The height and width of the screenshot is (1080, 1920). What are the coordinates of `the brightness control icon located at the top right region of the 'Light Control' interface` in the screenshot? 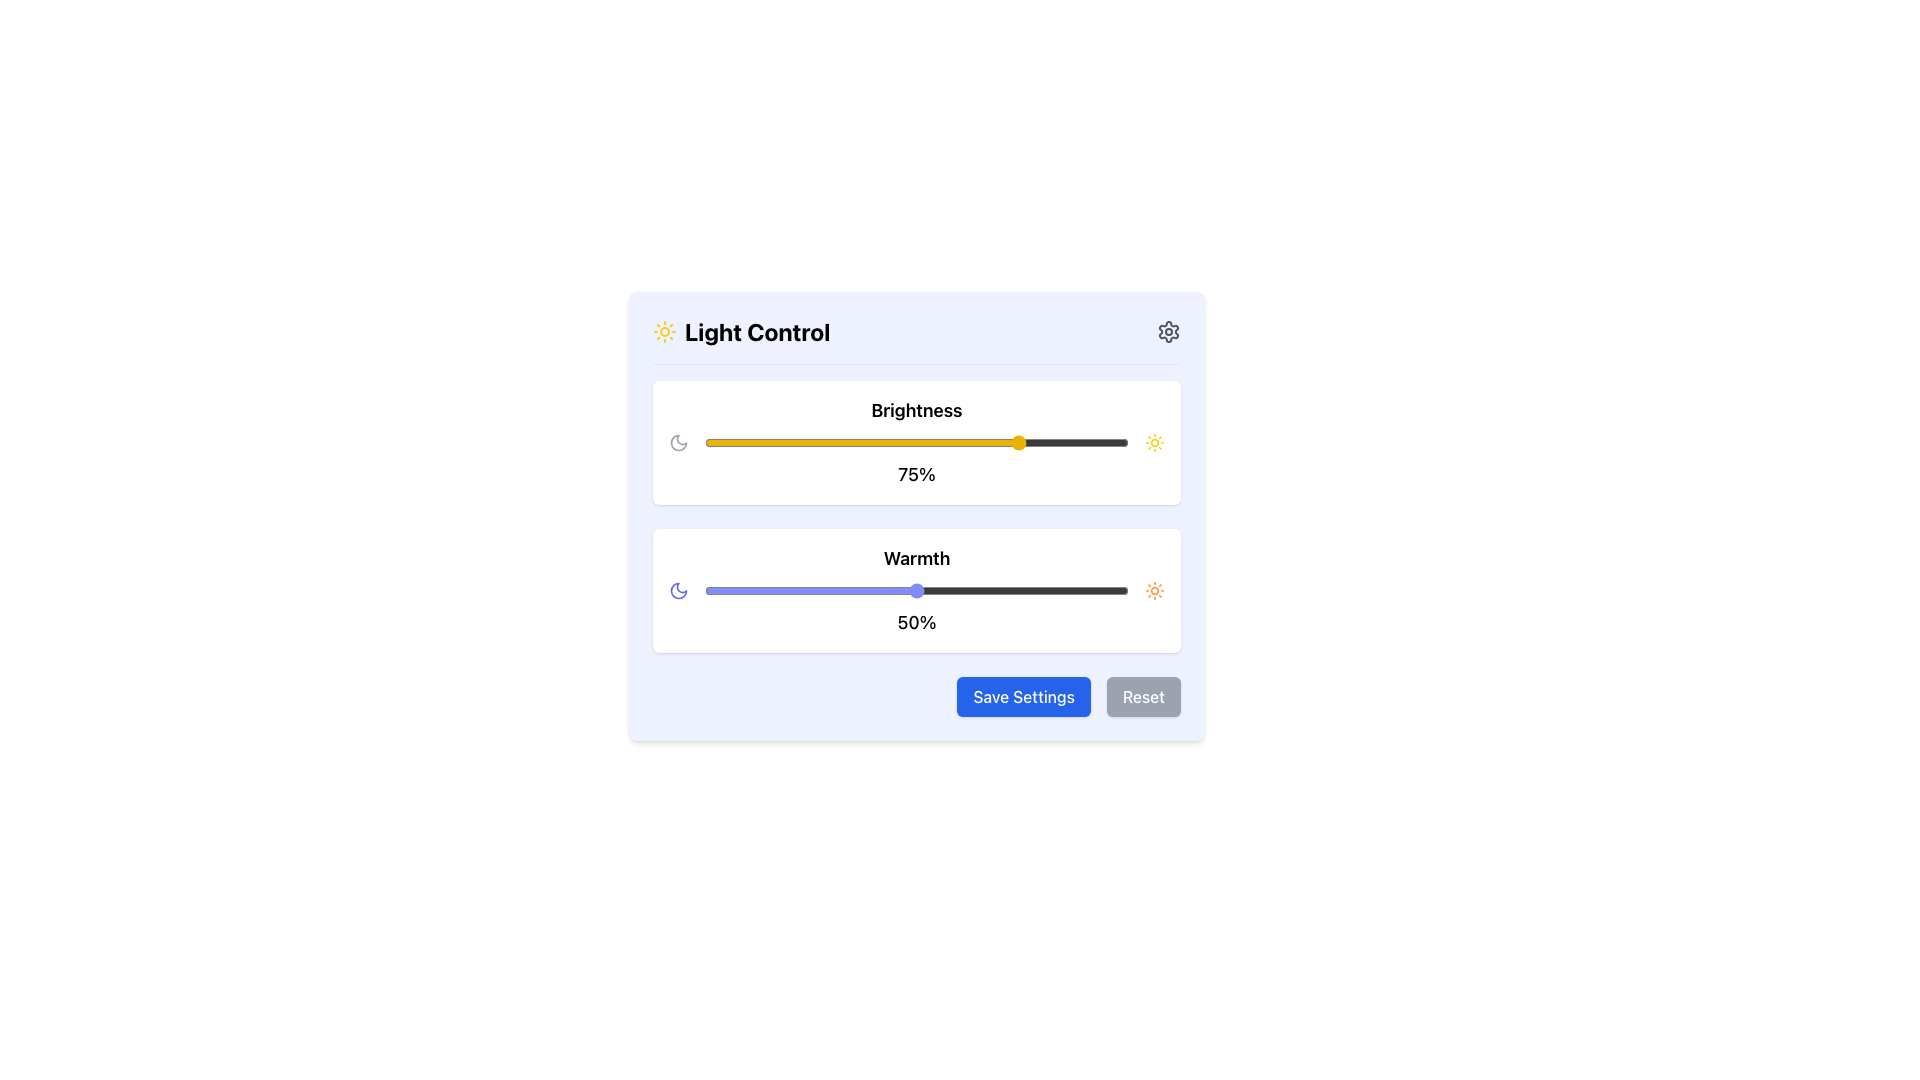 It's located at (1155, 589).